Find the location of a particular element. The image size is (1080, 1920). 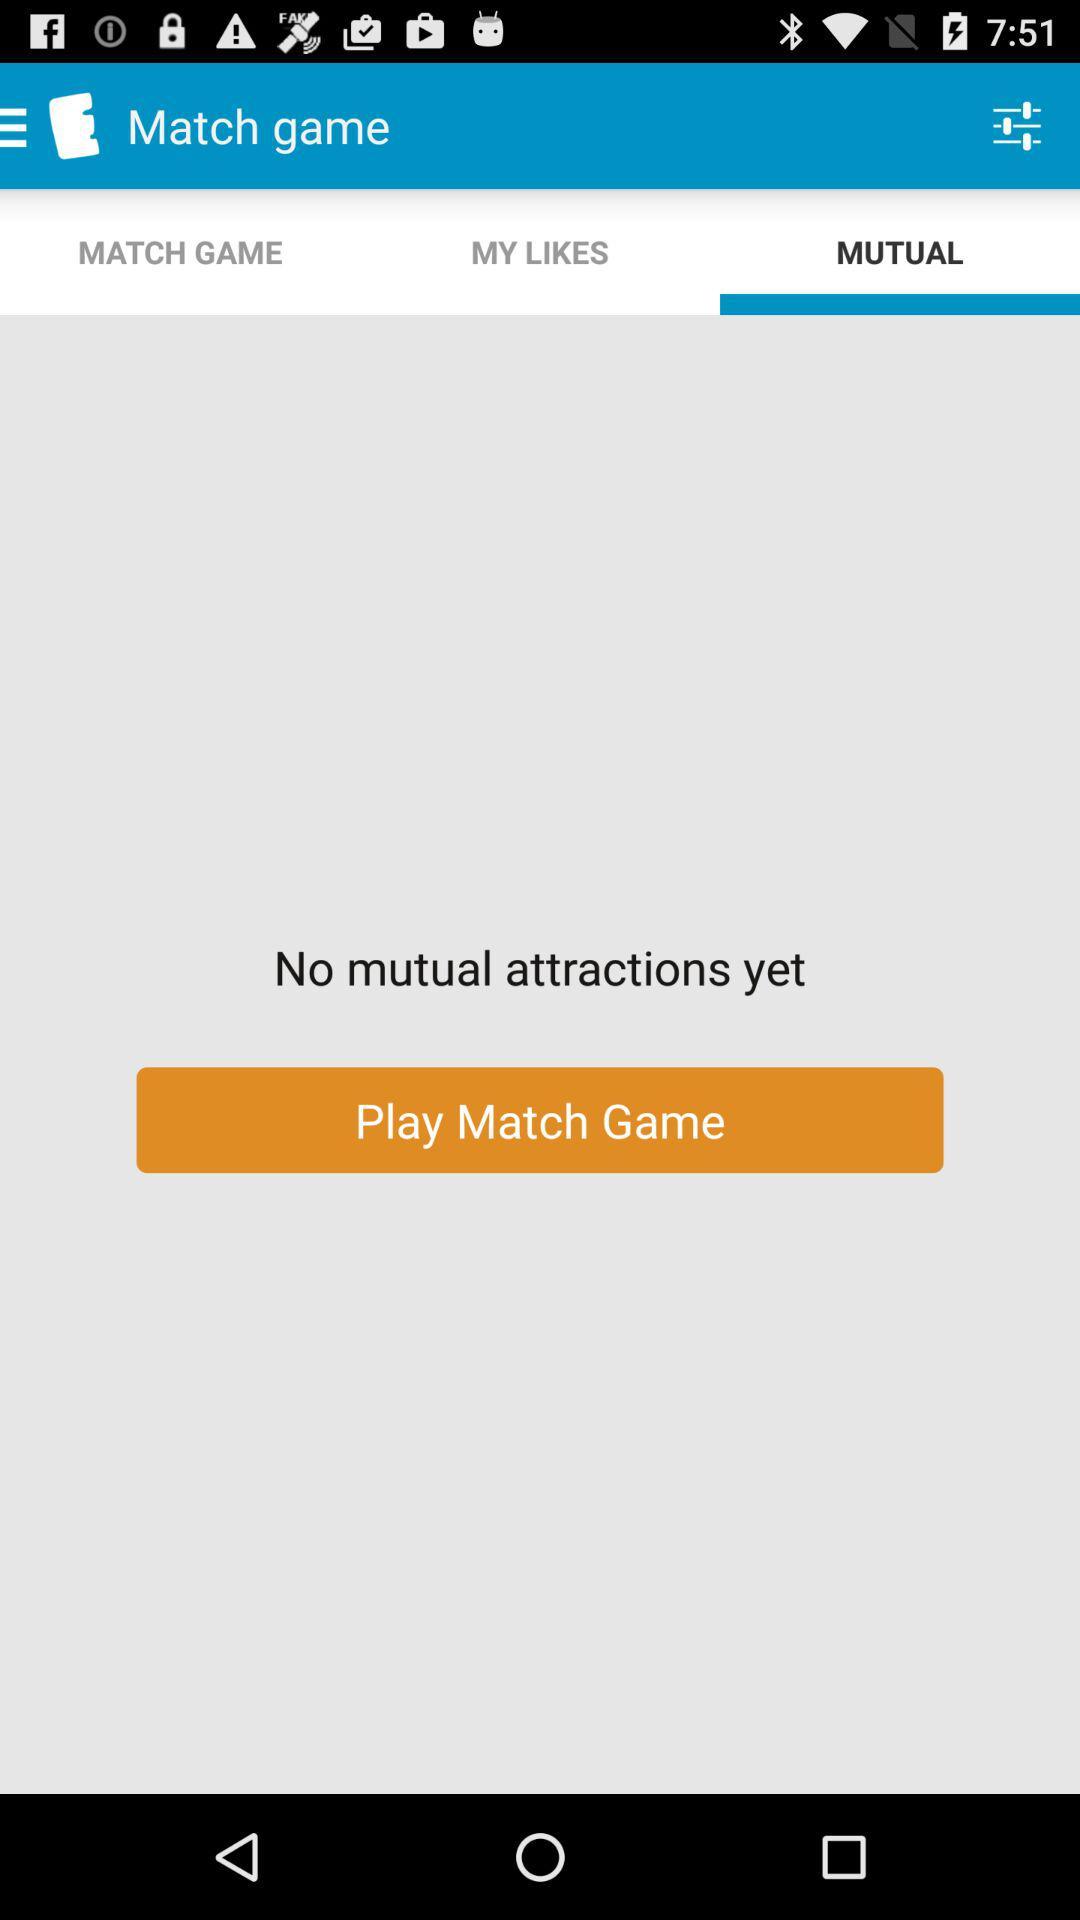

app above no mutual attractions is located at coordinates (540, 251).